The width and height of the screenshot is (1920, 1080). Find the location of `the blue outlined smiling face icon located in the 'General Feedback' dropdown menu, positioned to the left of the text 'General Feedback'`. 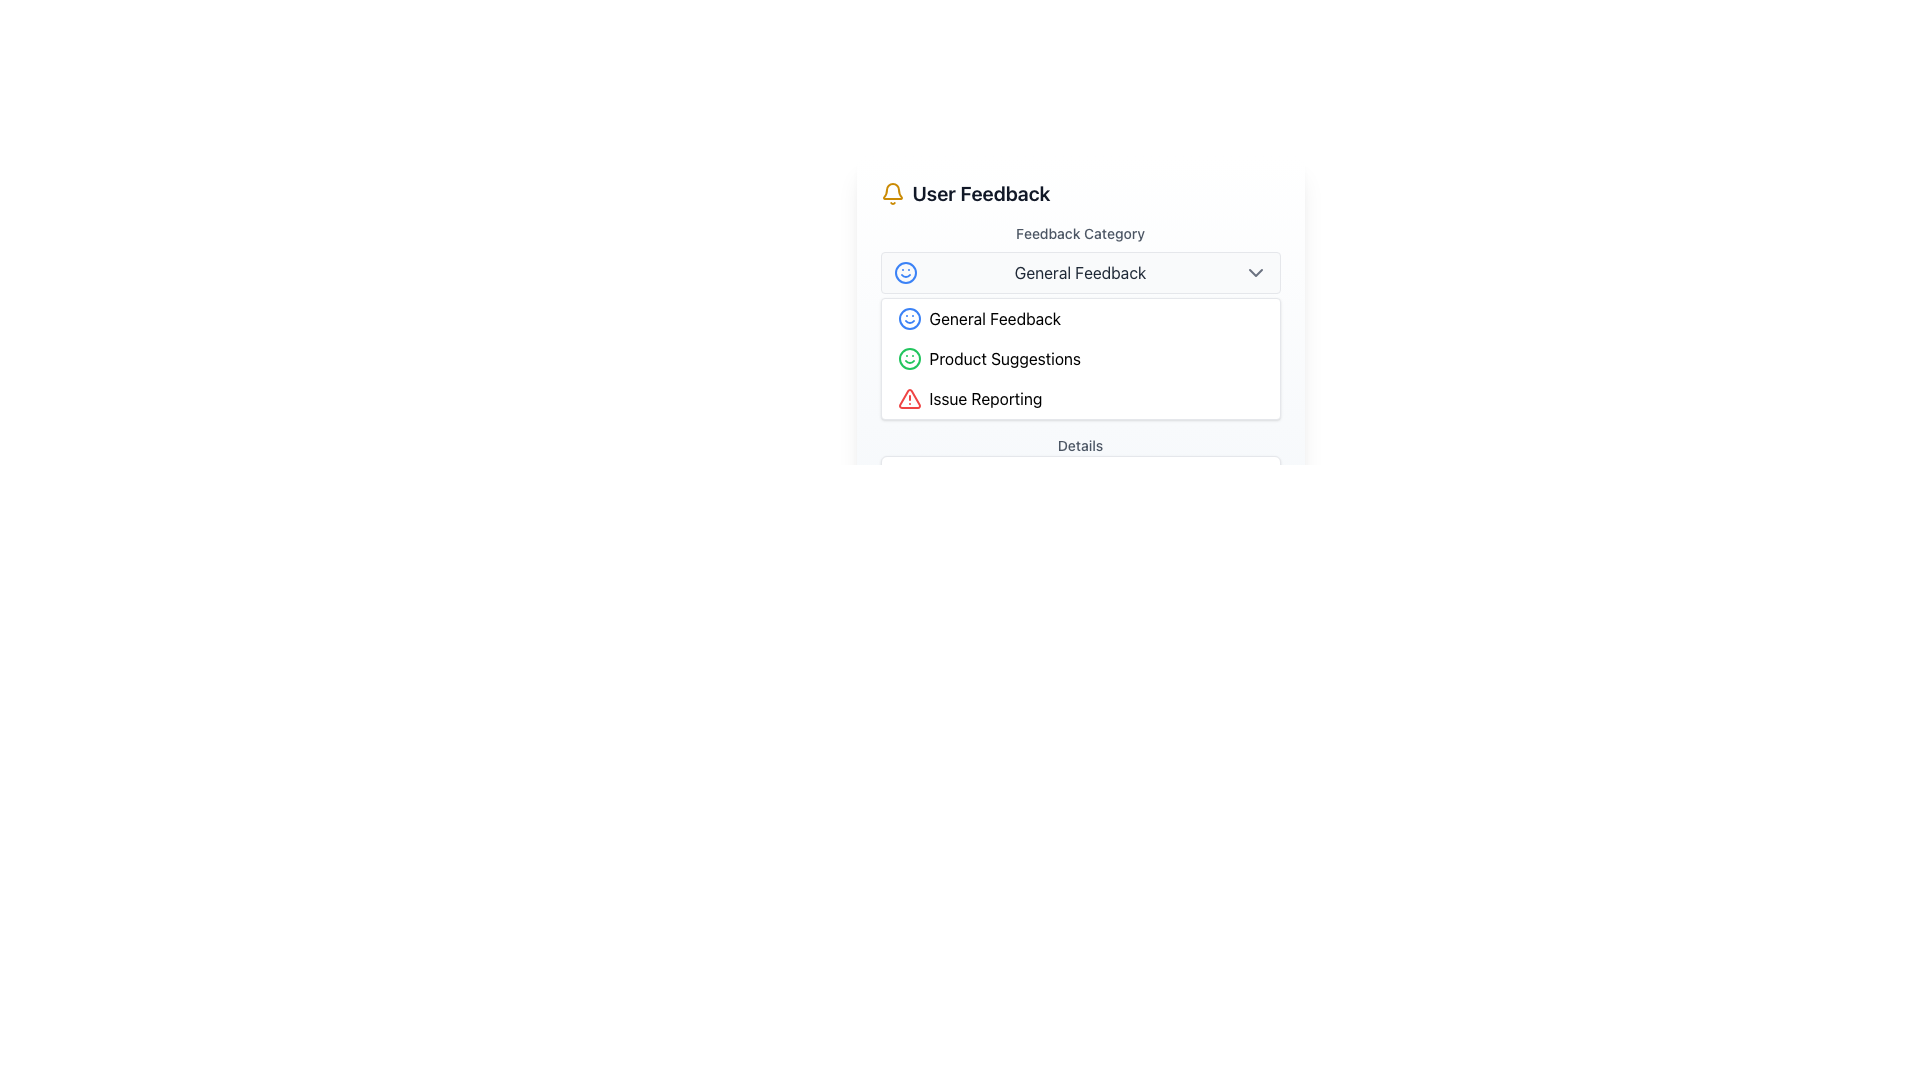

the blue outlined smiling face icon located in the 'General Feedback' dropdown menu, positioned to the left of the text 'General Feedback' is located at coordinates (904, 273).